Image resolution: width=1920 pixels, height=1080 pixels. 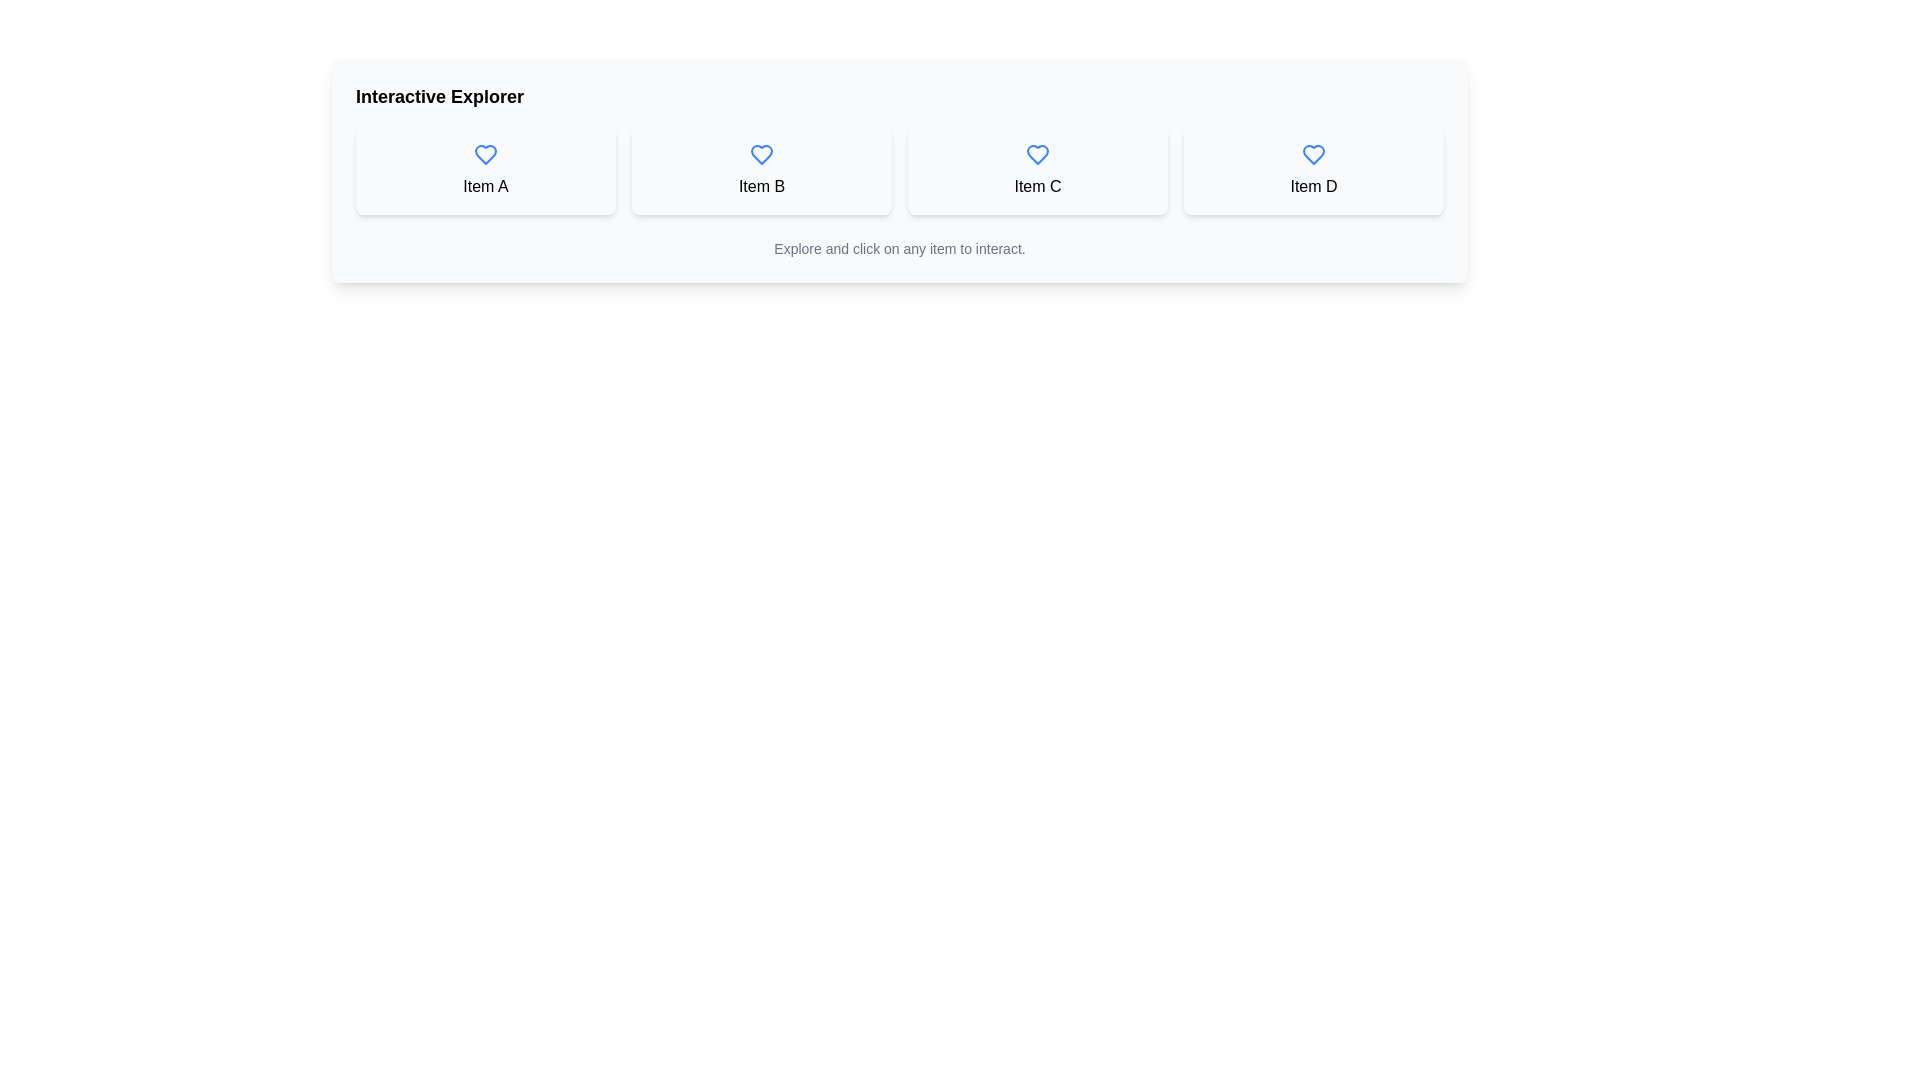 I want to click on the heart icon located in the fourth card labeled 'Item D', so click(x=1314, y=153).